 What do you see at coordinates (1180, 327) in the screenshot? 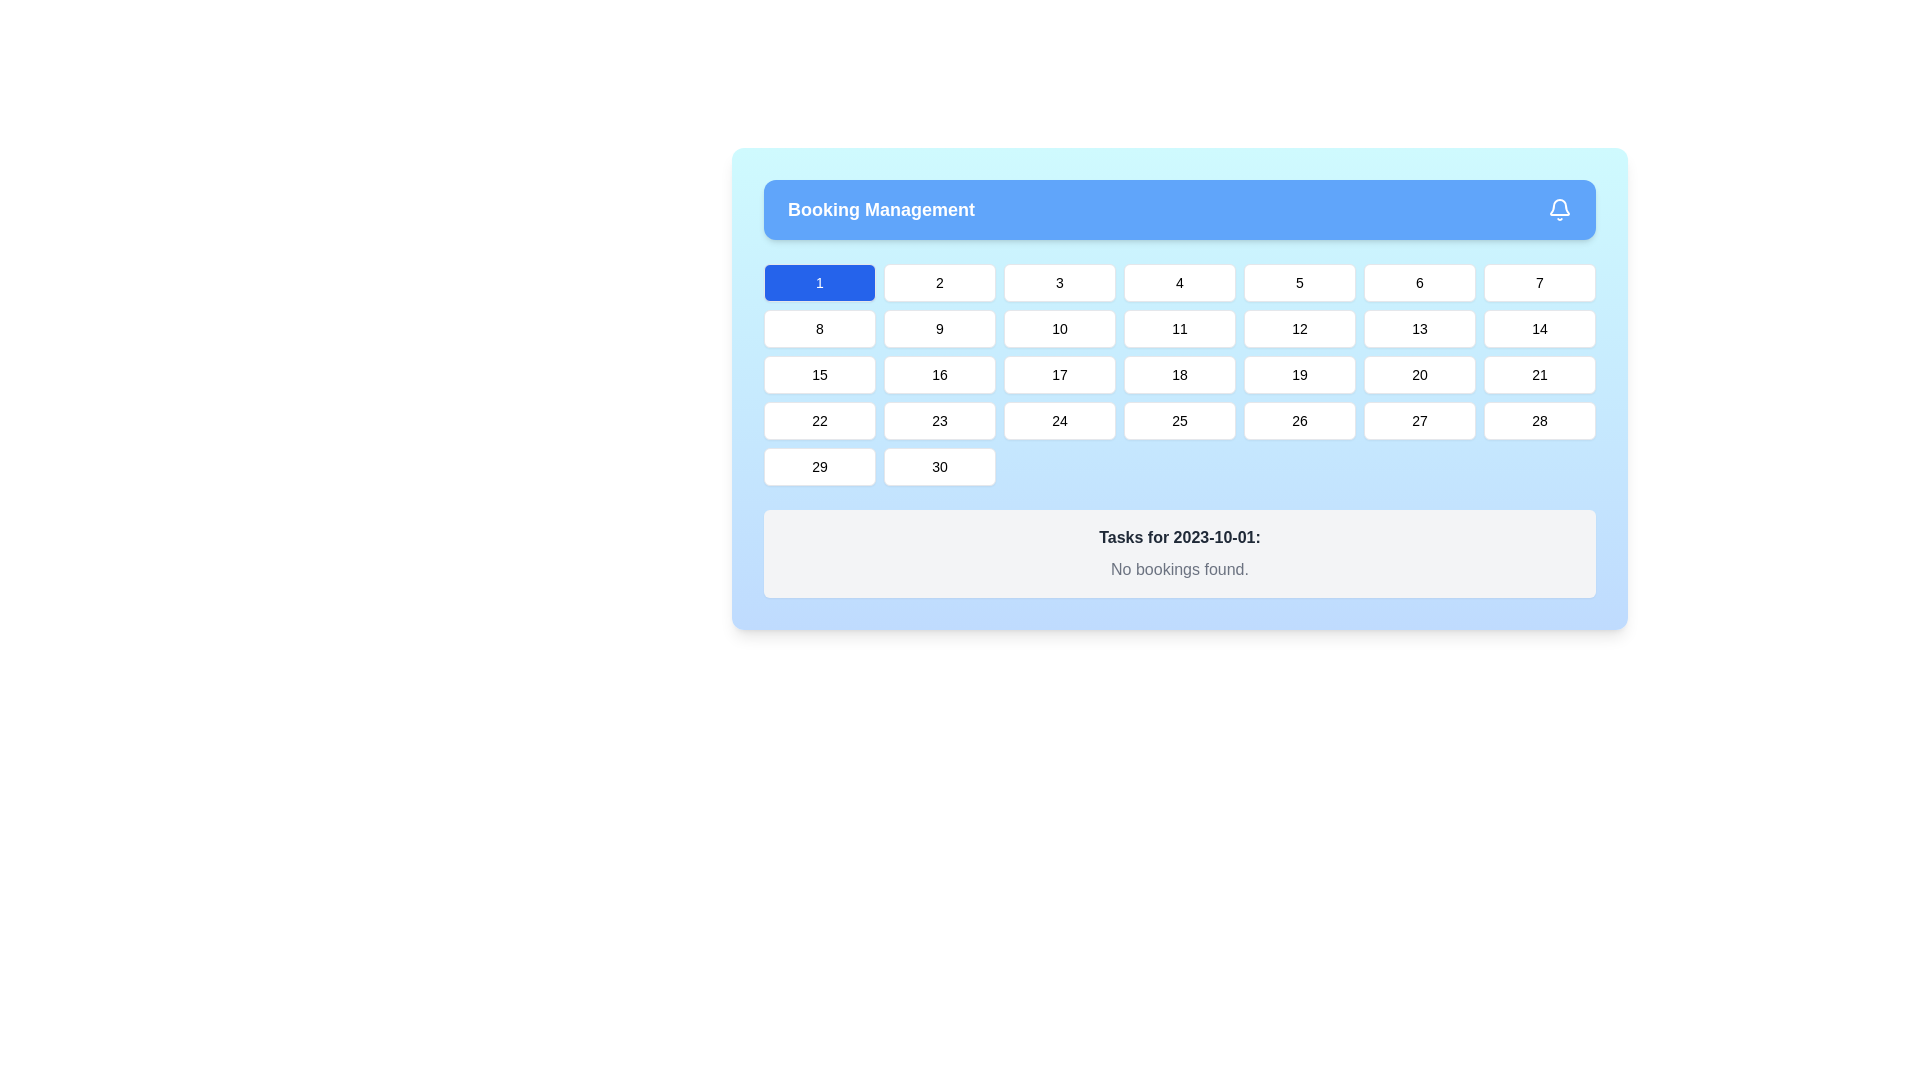
I see `the interactive button in the second row, fourth item of the grid layout` at bounding box center [1180, 327].